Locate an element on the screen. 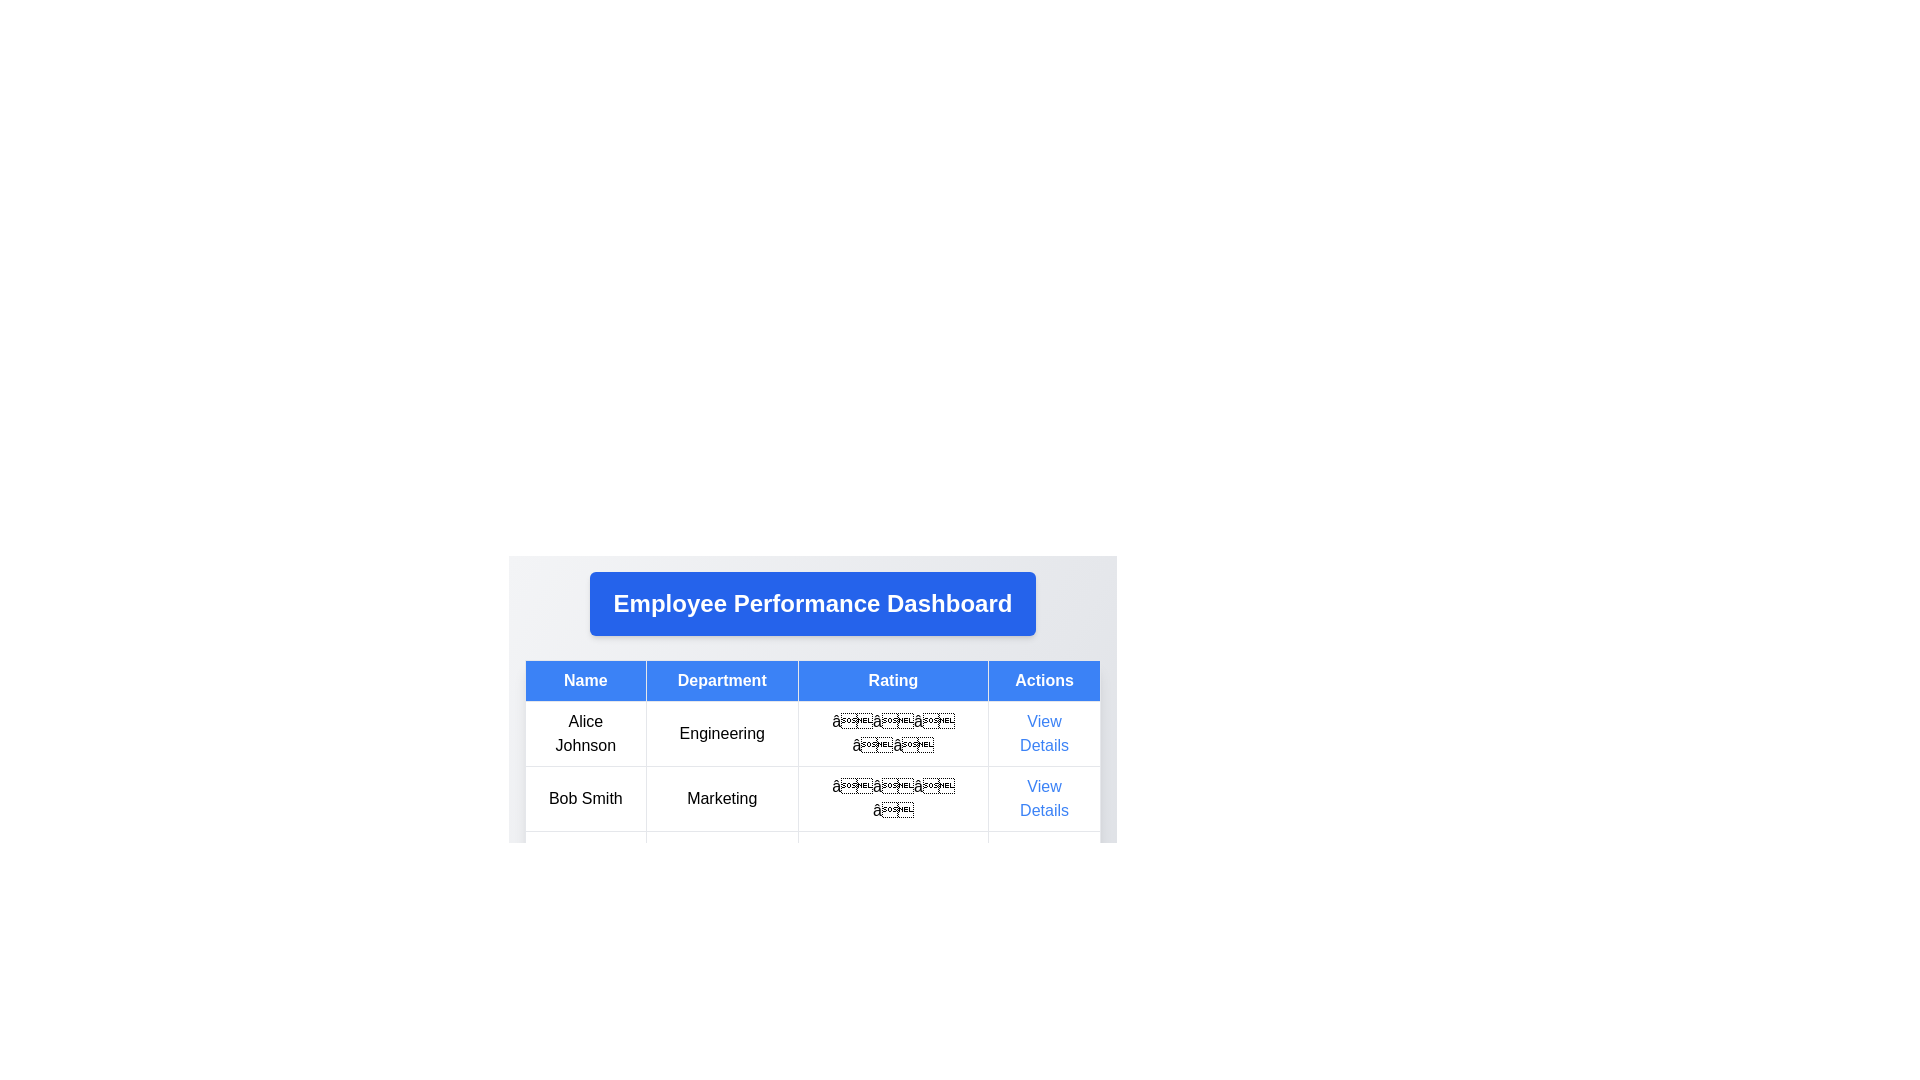 Image resolution: width=1920 pixels, height=1080 pixels. the second 'View Details' link in the 'Actions' column for Alice Johnson in the Engineering department is located at coordinates (1043, 733).